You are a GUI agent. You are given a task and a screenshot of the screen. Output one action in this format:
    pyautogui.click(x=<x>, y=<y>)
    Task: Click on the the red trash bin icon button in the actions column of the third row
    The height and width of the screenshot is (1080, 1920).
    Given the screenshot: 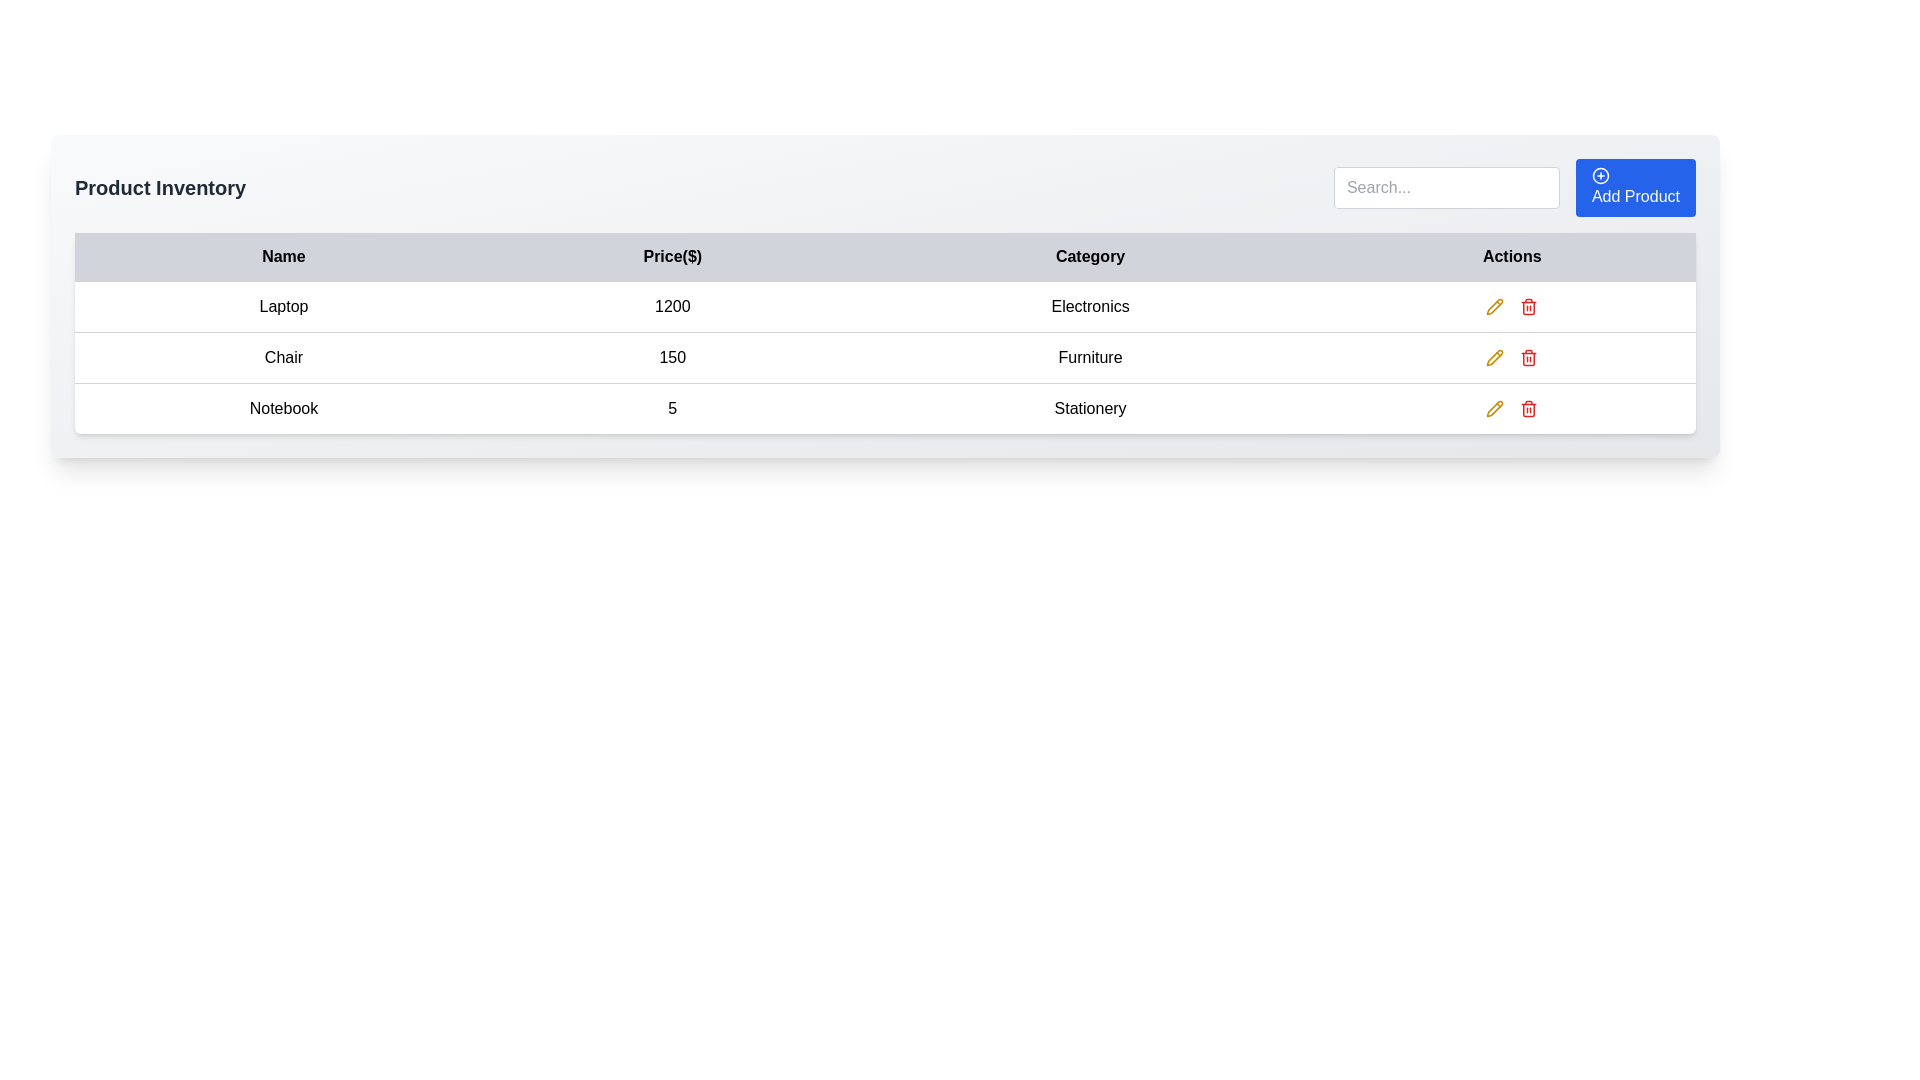 What is the action you would take?
    pyautogui.click(x=1528, y=357)
    